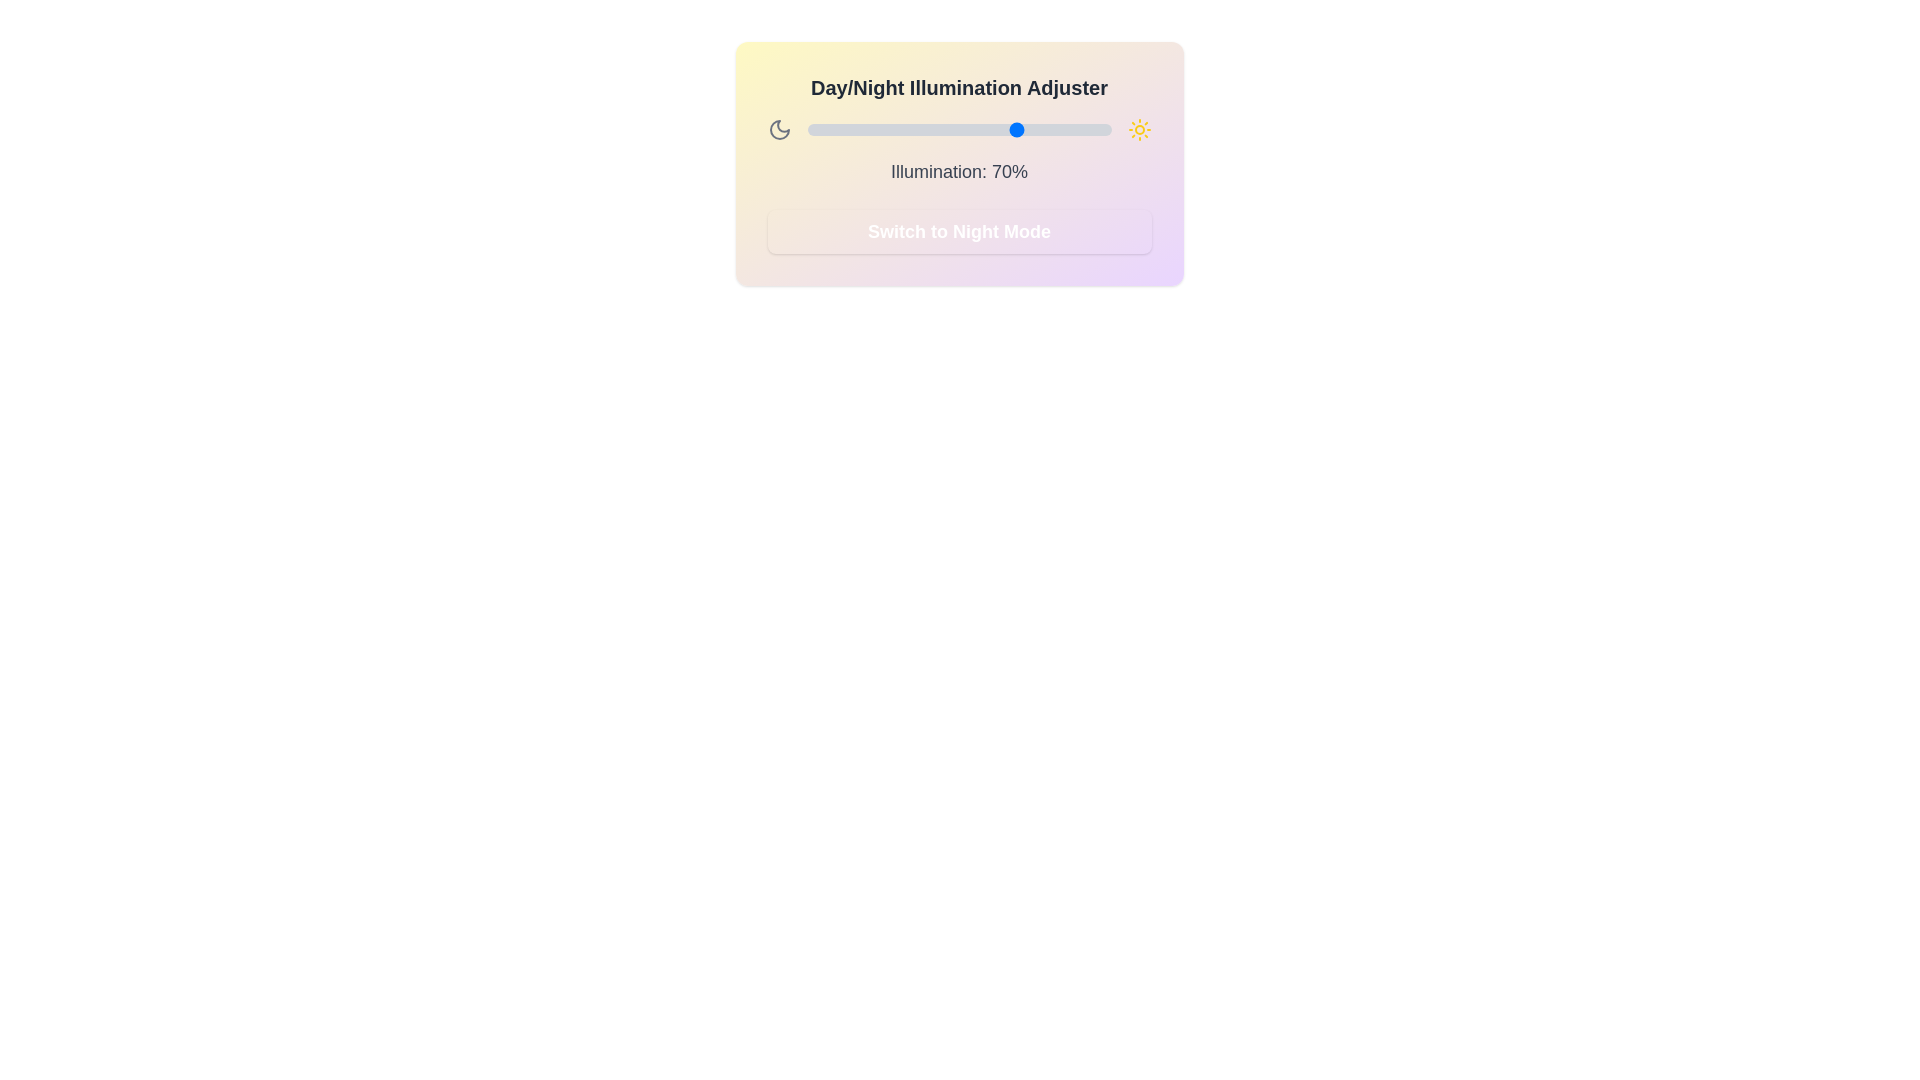  What do you see at coordinates (1095, 130) in the screenshot?
I see `the illumination level to 95% by dragging the slider` at bounding box center [1095, 130].